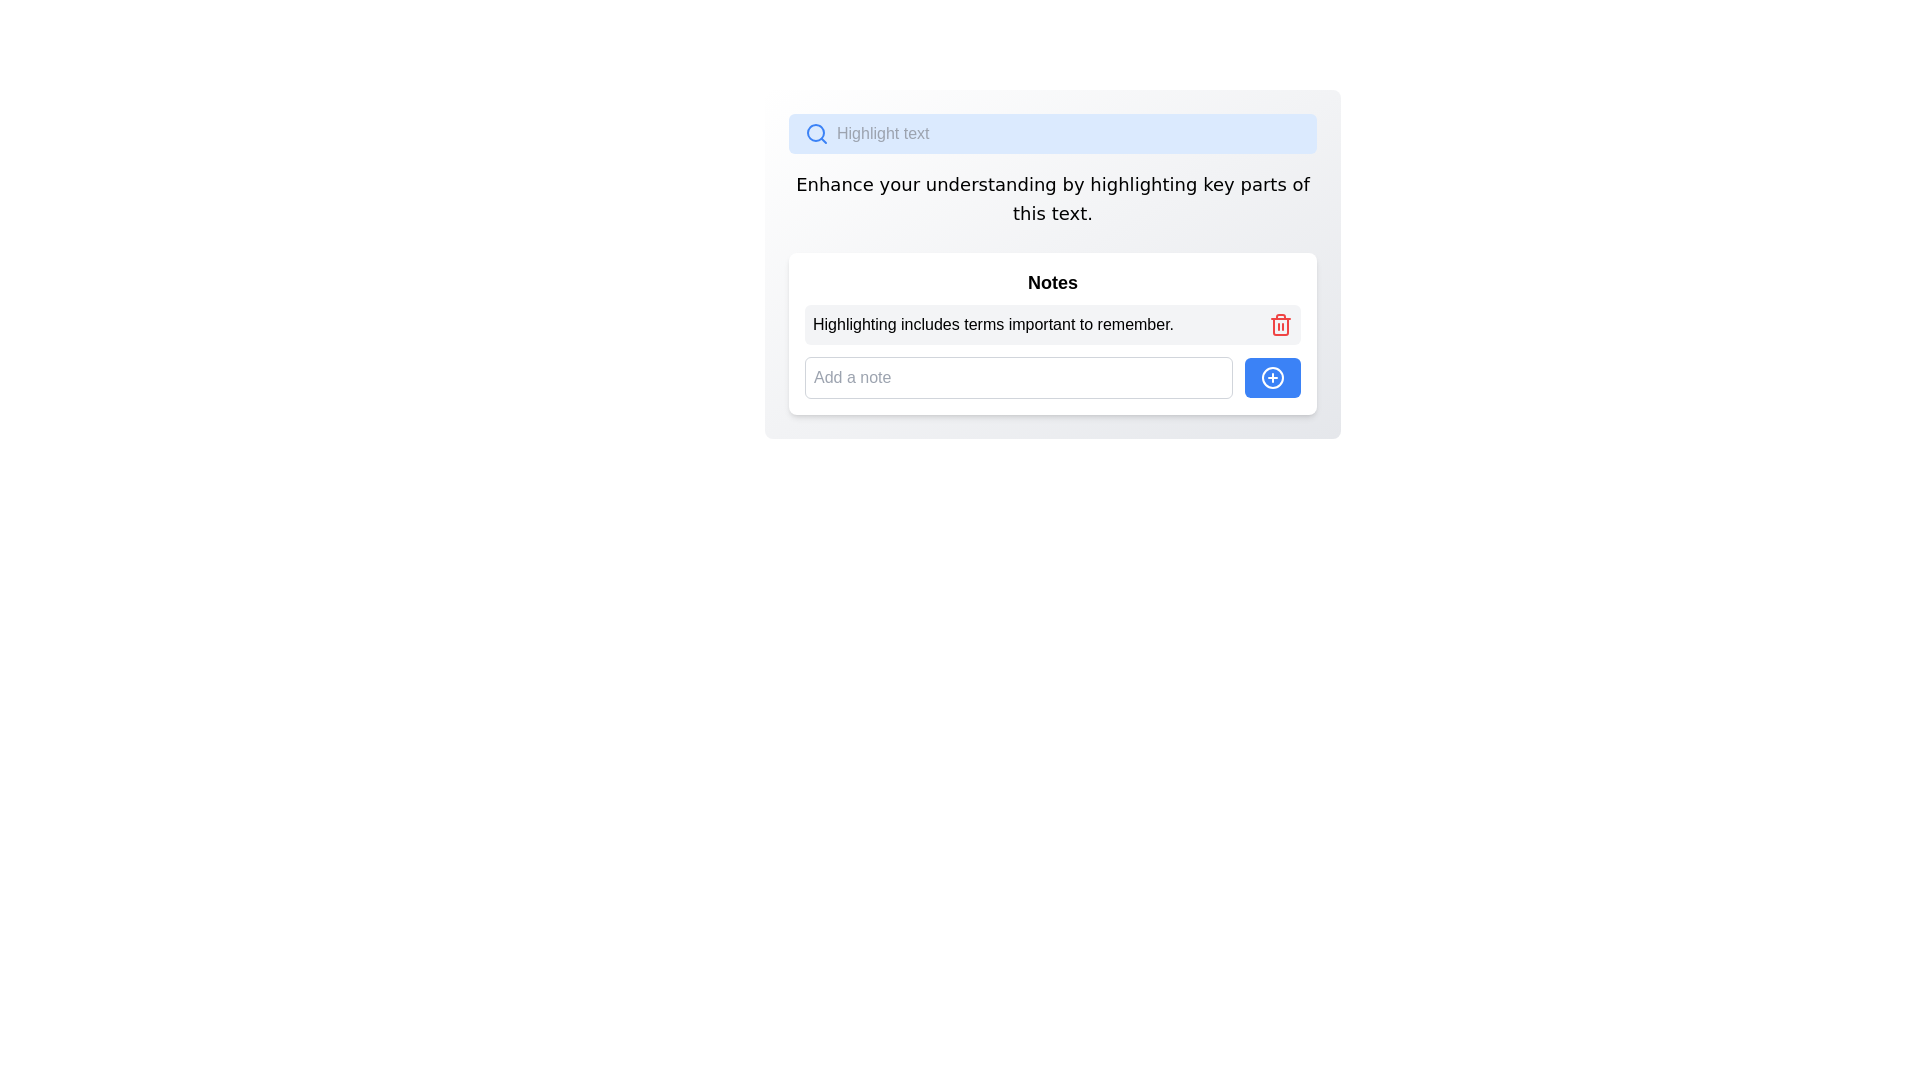 The height and width of the screenshot is (1080, 1920). I want to click on the text character in the word 'highlighting' located in the sentence 'Enhance your understanding by highlighting key parts of this text.', so click(1103, 184).